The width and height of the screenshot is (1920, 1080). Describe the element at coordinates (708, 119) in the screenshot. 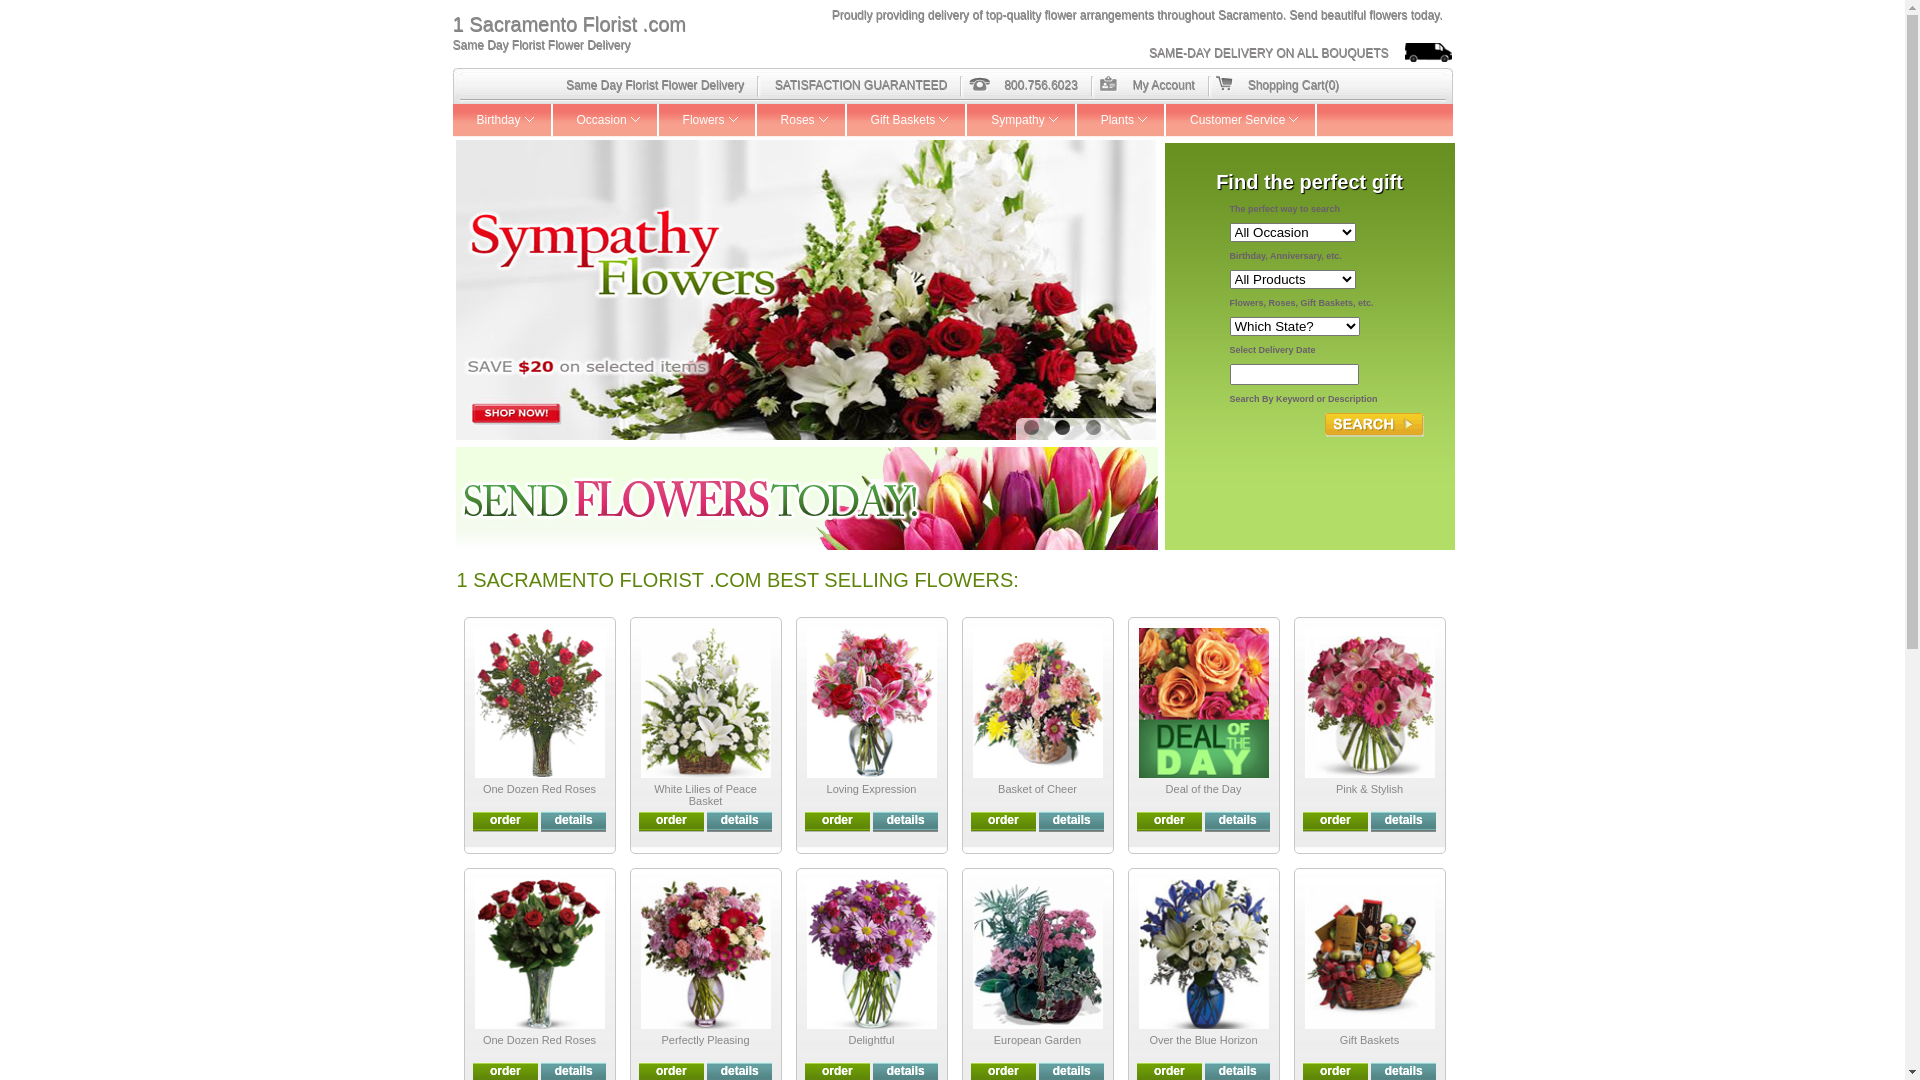

I see `'Flowers'` at that location.